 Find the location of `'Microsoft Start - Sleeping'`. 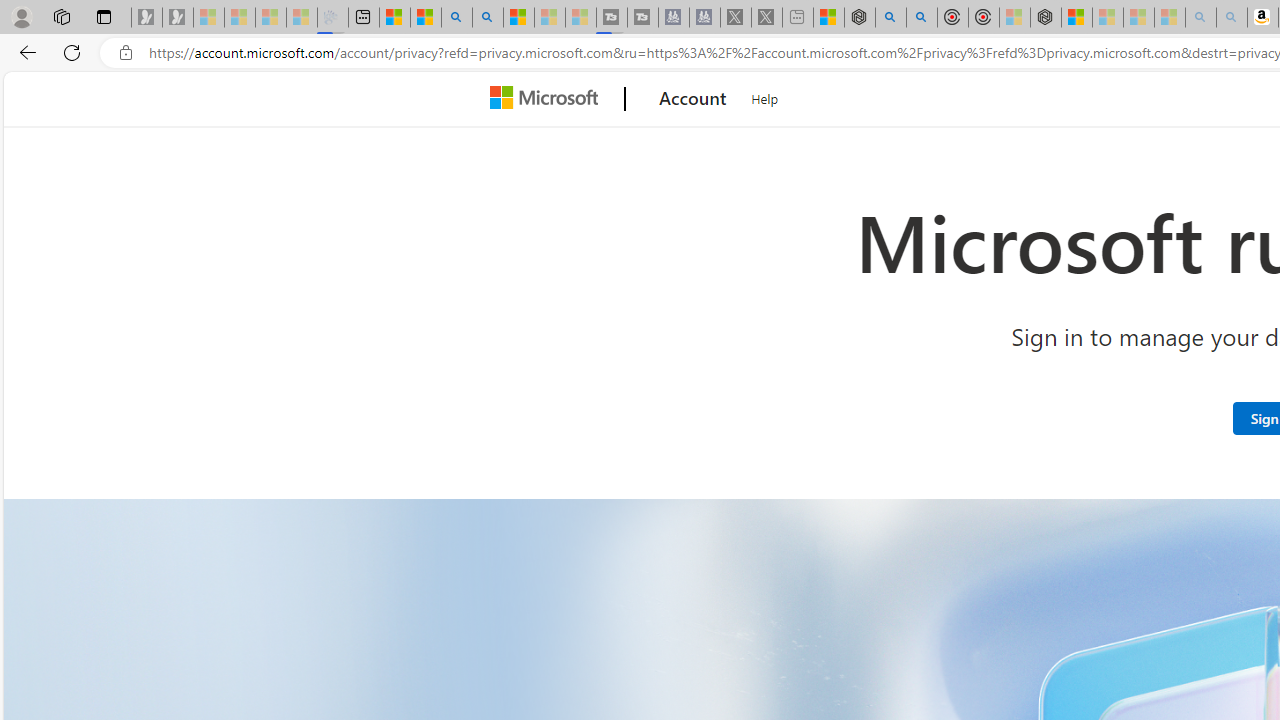

'Microsoft Start - Sleeping' is located at coordinates (549, 17).